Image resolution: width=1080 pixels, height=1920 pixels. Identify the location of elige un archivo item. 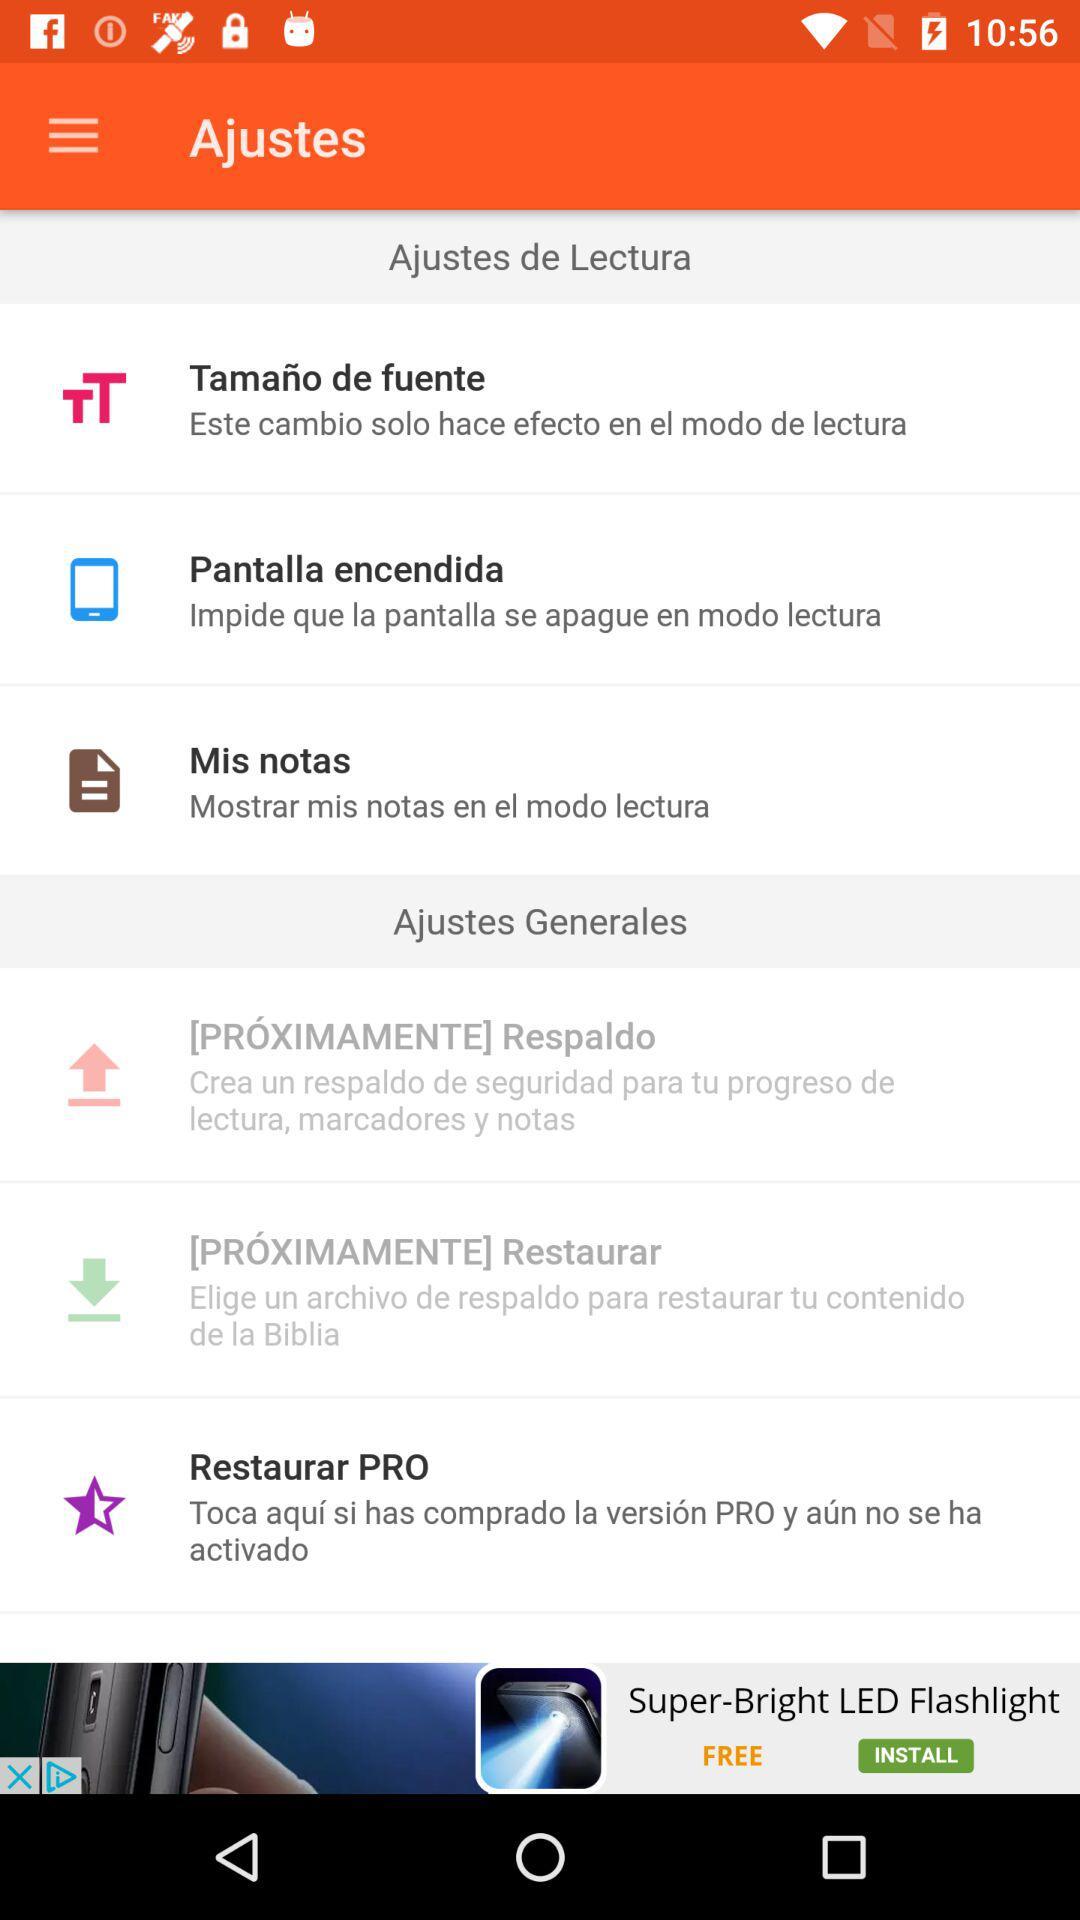
(591, 1314).